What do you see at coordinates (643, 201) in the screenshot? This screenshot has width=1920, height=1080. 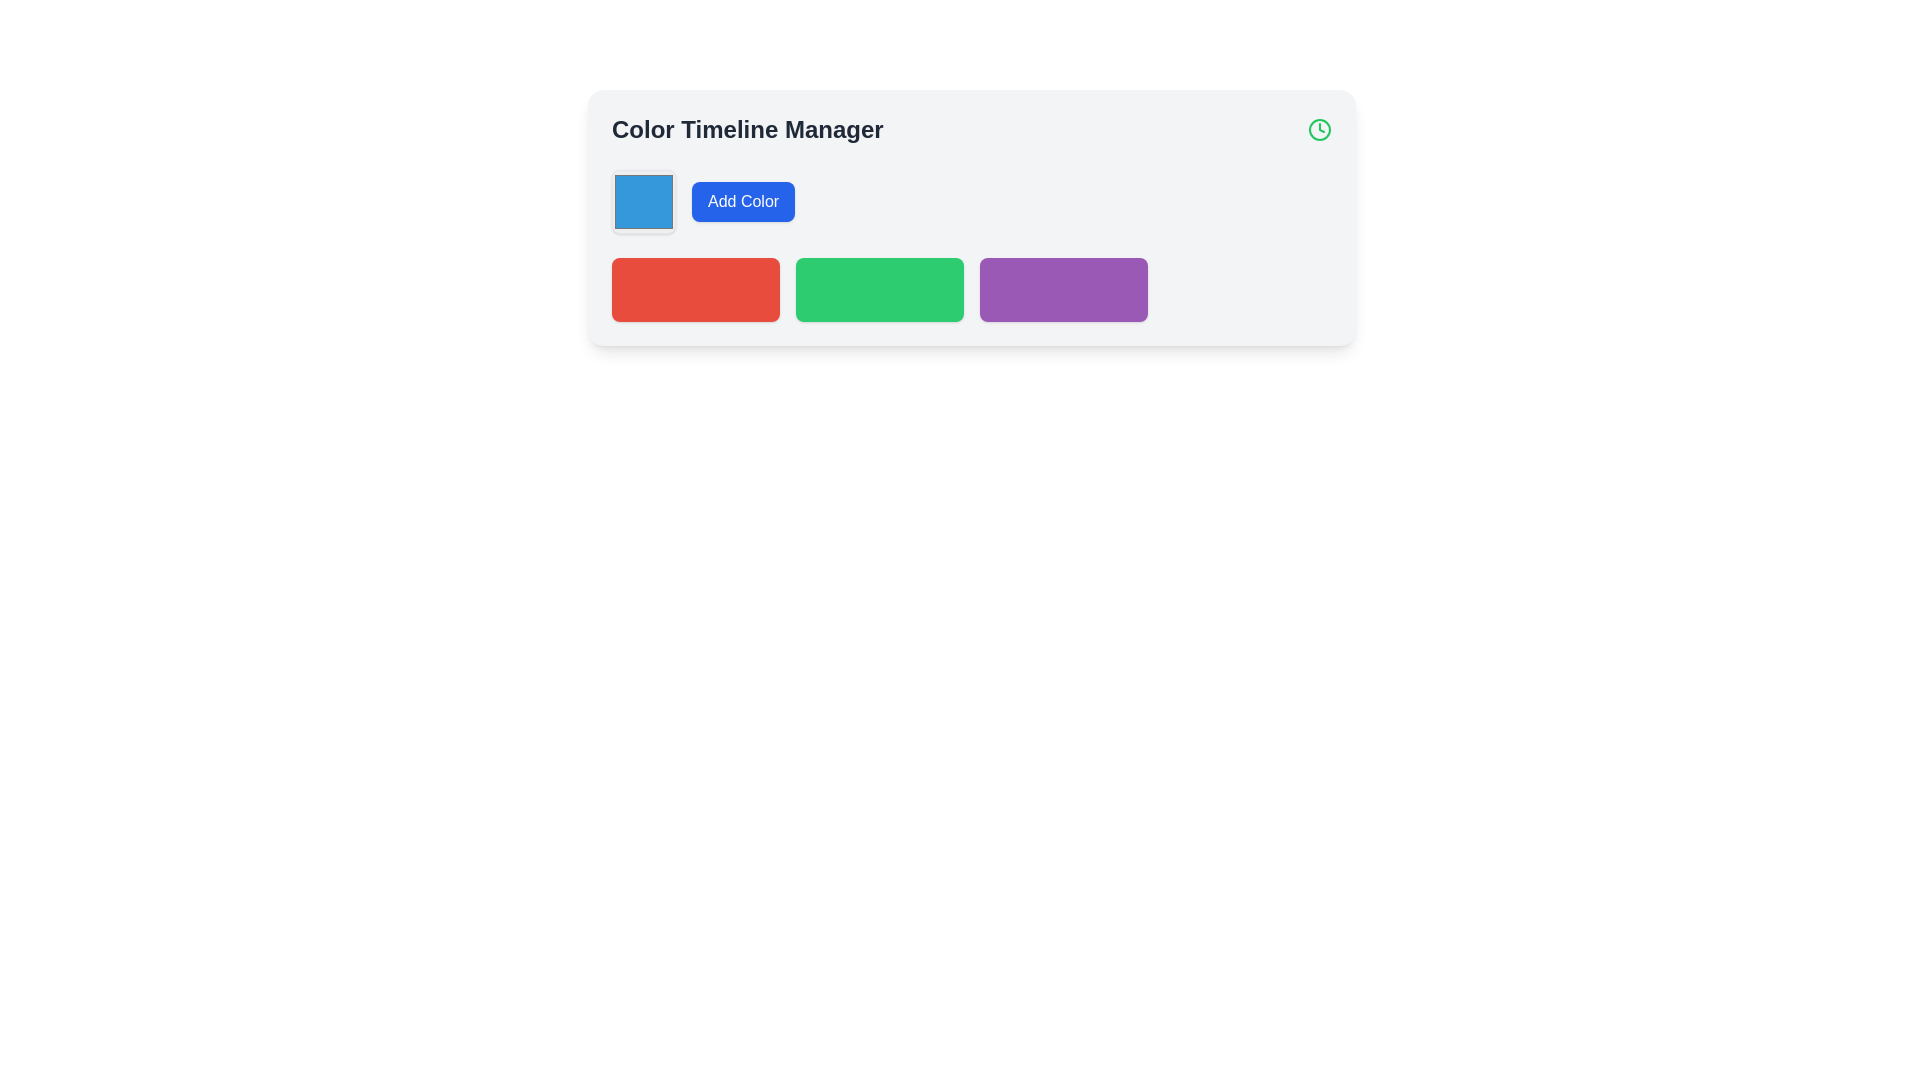 I see `the color indicator or color selector located in the upper-left section of the 'Color Timeline Manager' interface` at bounding box center [643, 201].